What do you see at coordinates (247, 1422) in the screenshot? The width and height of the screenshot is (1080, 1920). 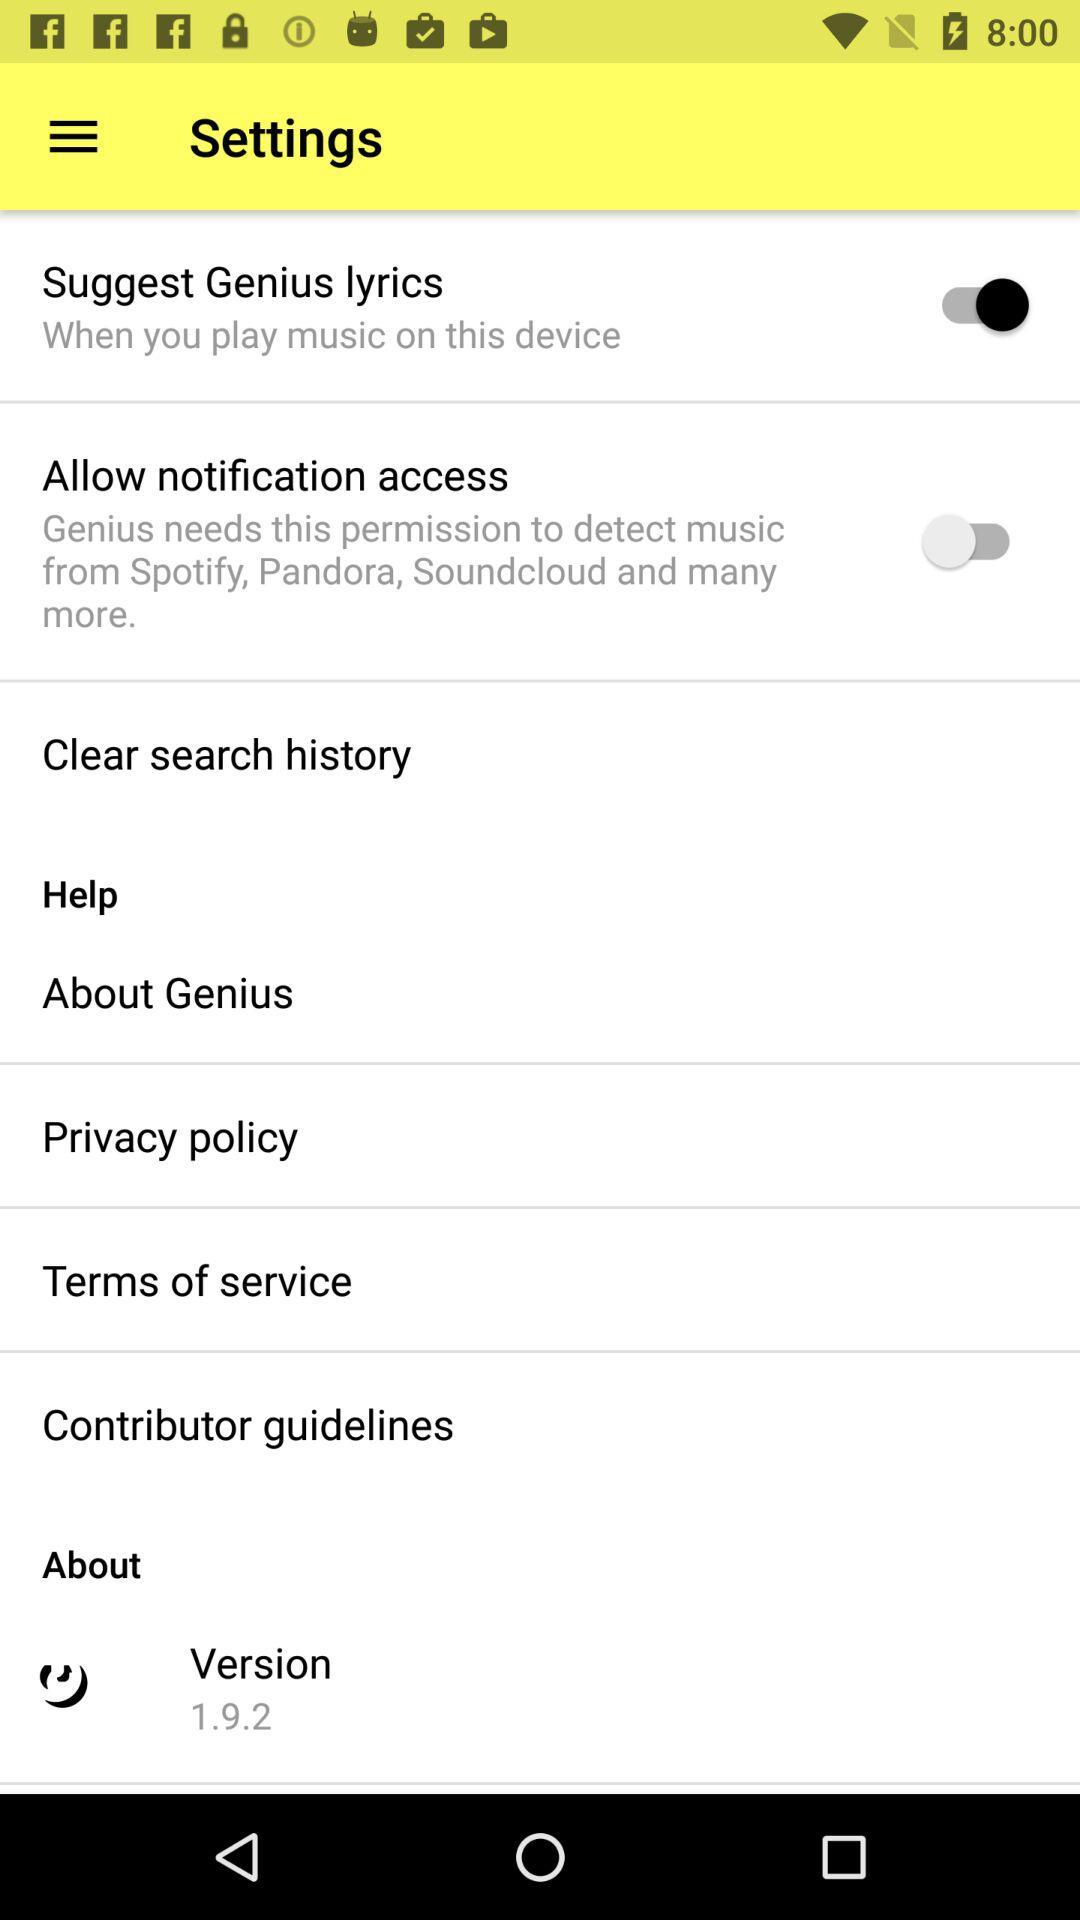 I see `contributor guidelines item` at bounding box center [247, 1422].